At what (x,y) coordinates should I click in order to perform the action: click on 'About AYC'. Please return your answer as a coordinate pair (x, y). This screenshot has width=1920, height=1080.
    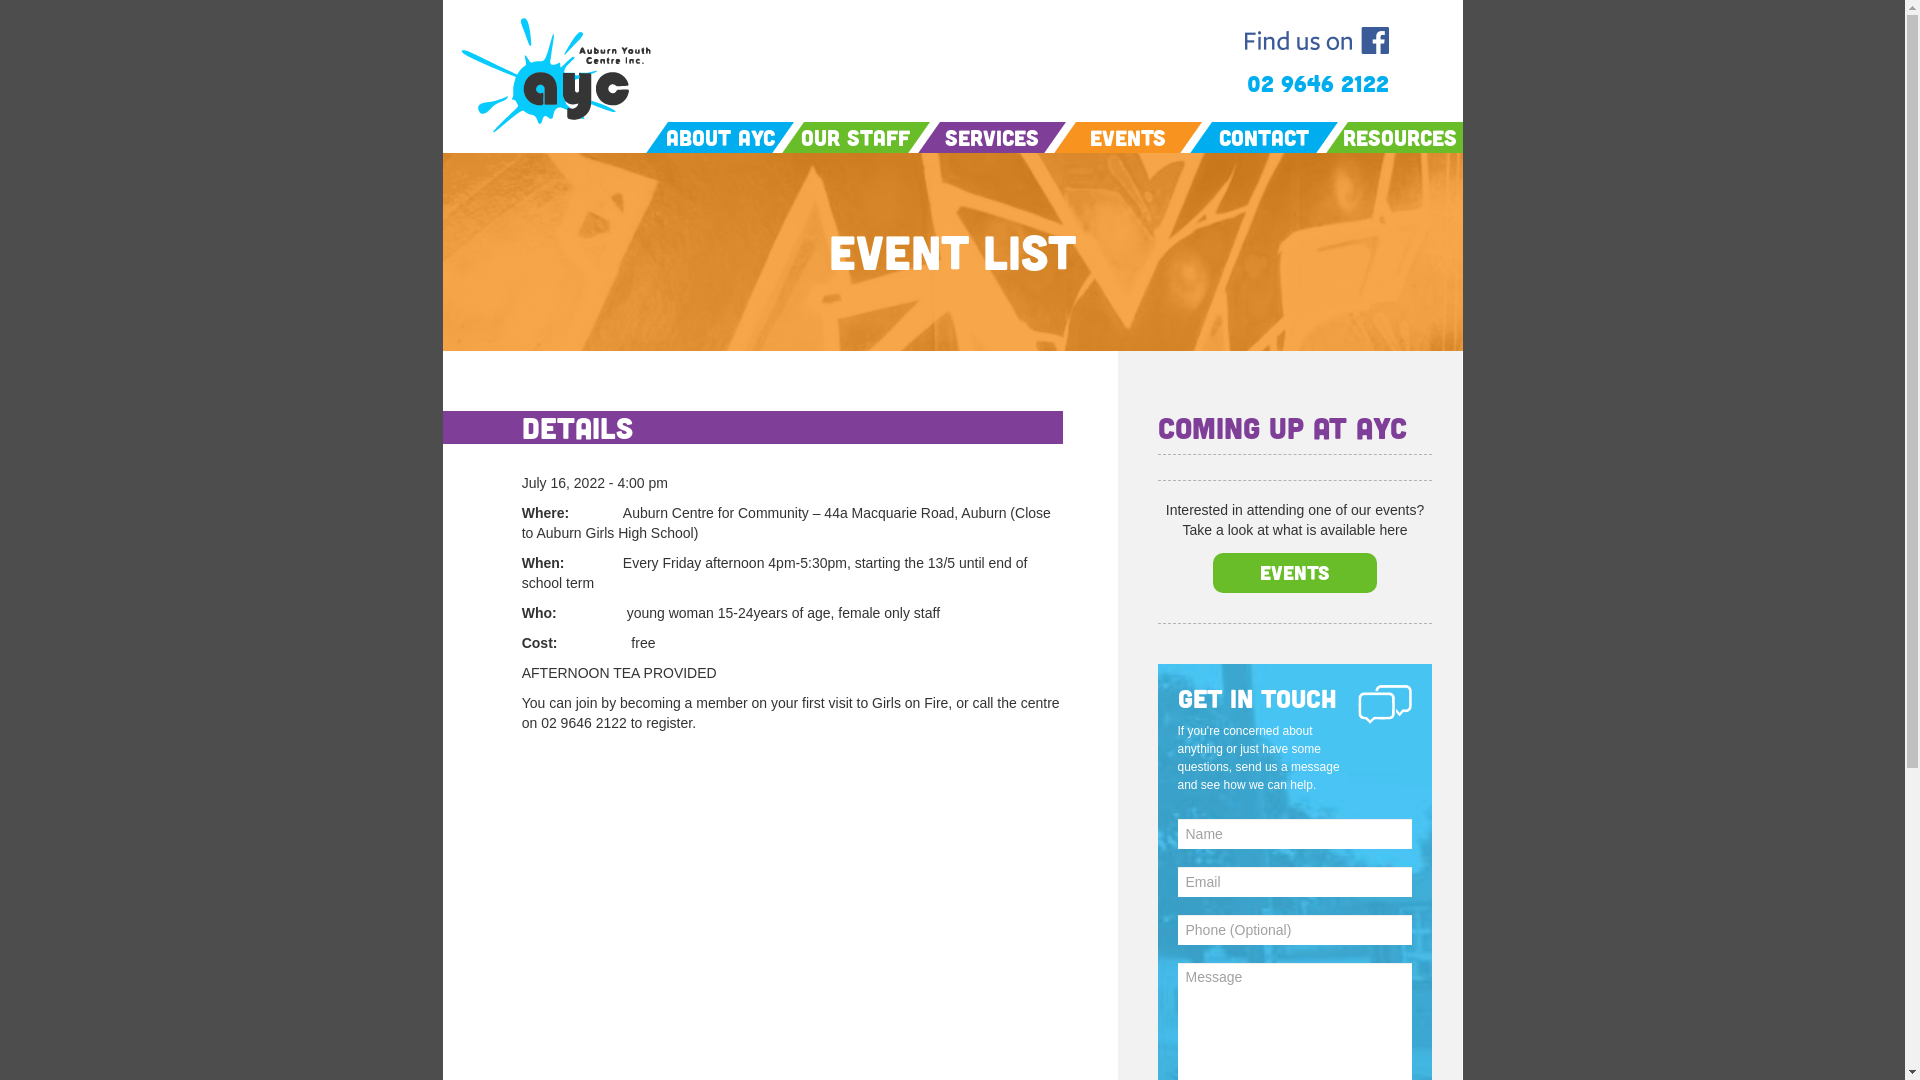
    Looking at the image, I should click on (657, 136).